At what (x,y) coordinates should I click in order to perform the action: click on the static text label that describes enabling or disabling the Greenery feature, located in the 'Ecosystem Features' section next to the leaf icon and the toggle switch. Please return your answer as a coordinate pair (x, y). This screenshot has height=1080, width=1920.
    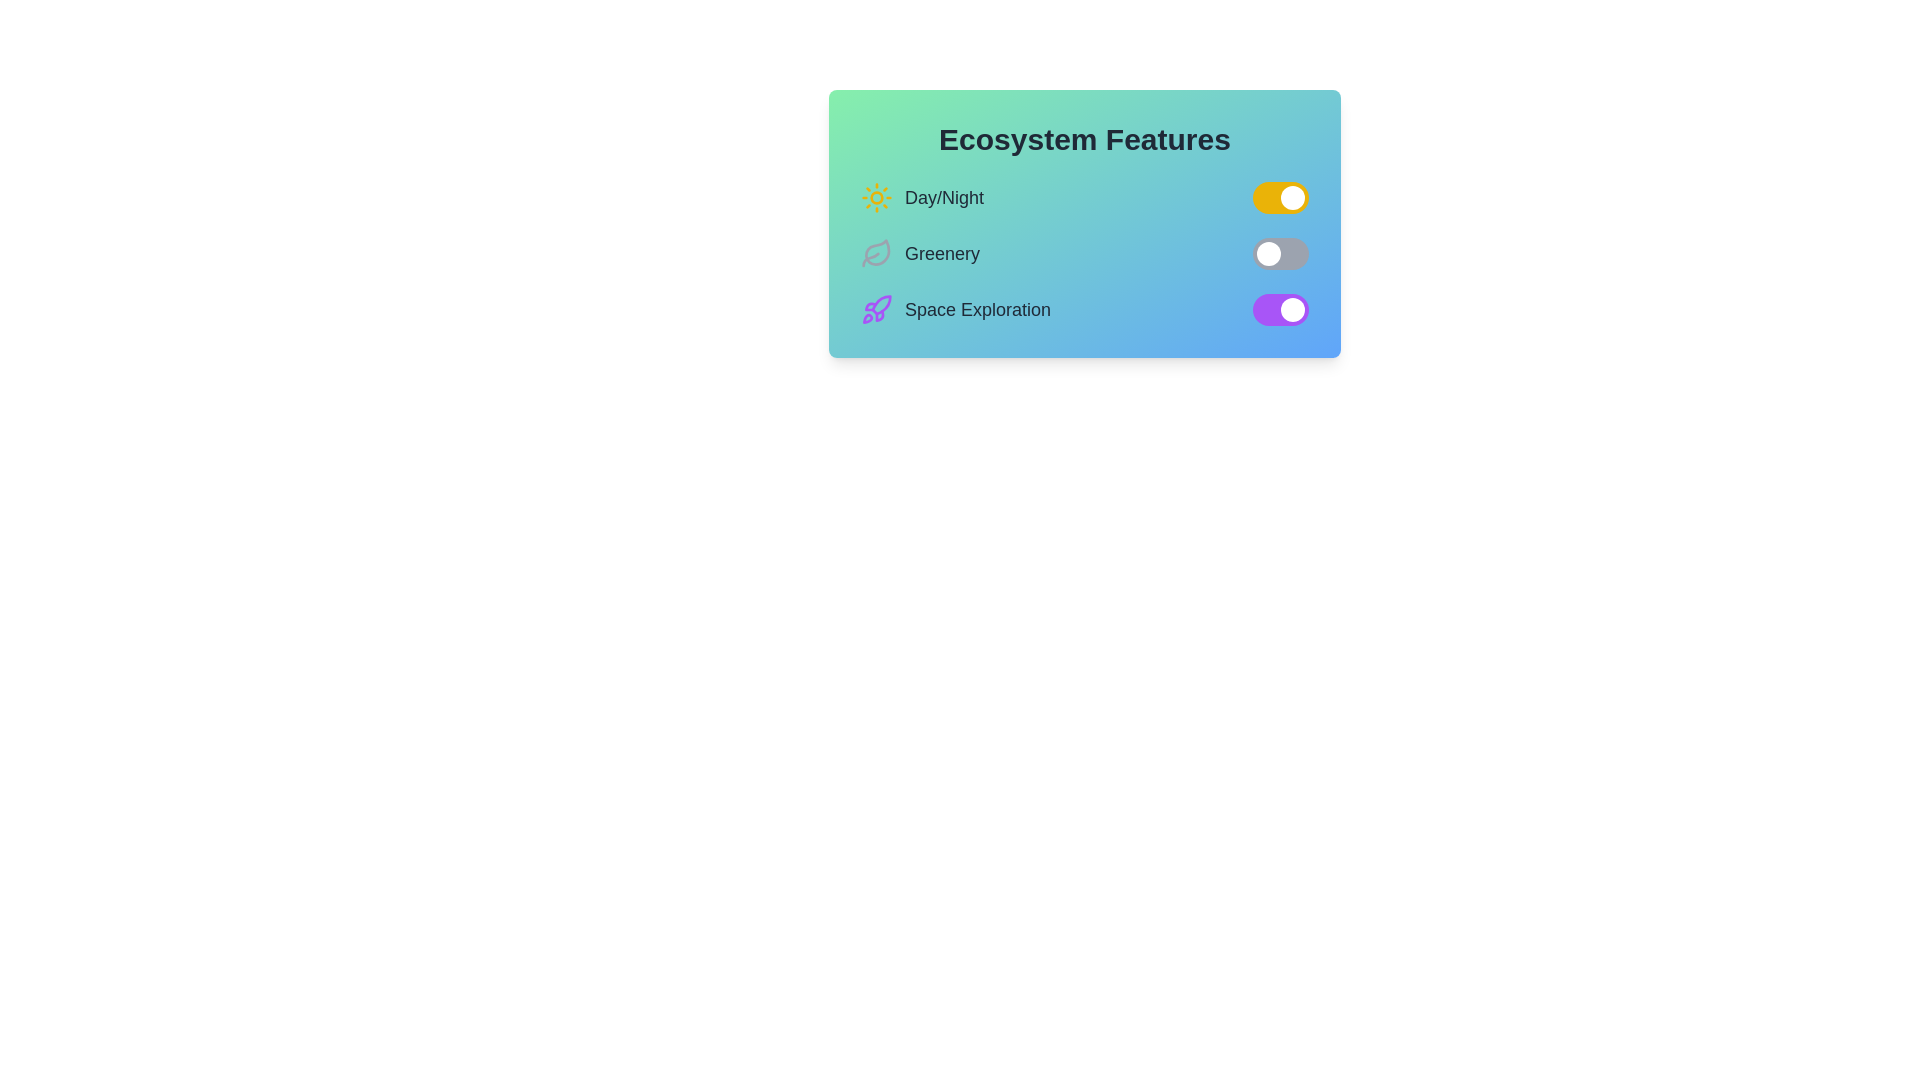
    Looking at the image, I should click on (941, 253).